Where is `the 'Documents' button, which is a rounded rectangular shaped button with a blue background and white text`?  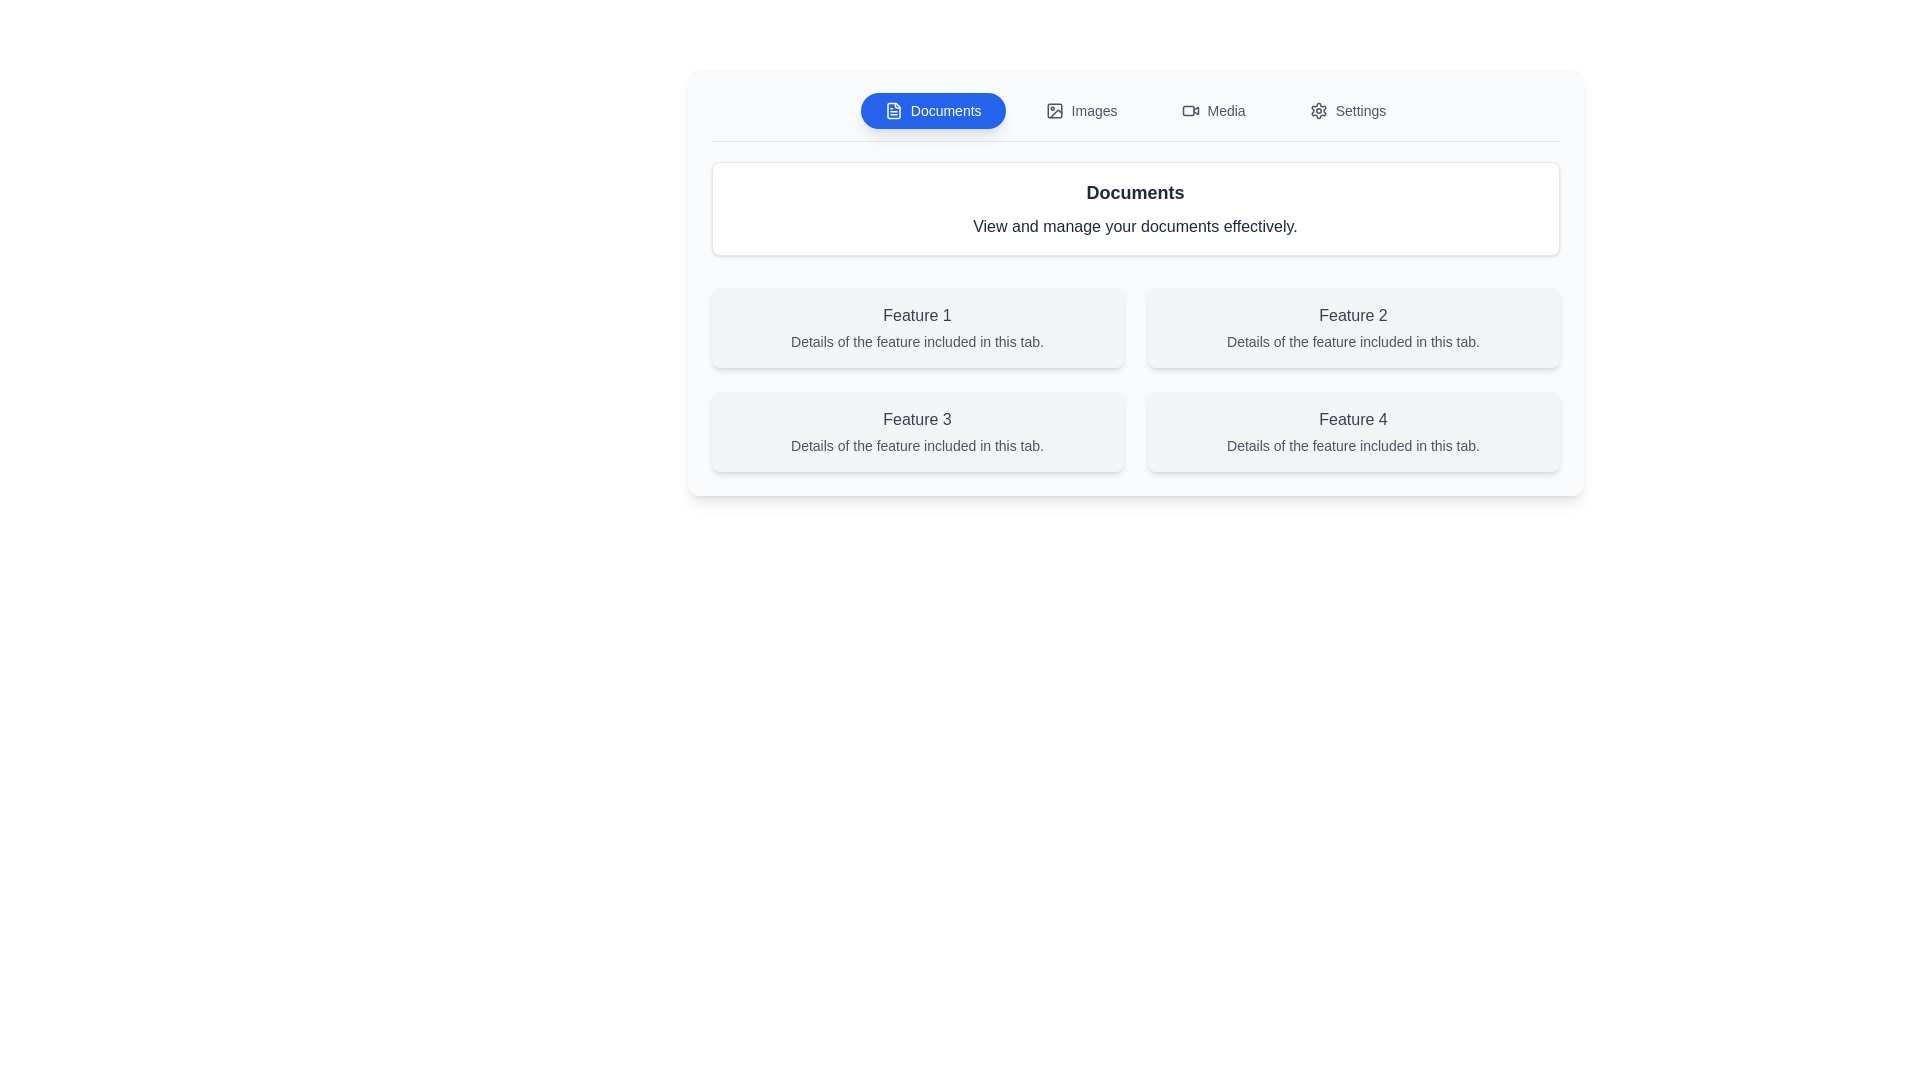
the 'Documents' button, which is a rounded rectangular shaped button with a blue background and white text is located at coordinates (932, 111).